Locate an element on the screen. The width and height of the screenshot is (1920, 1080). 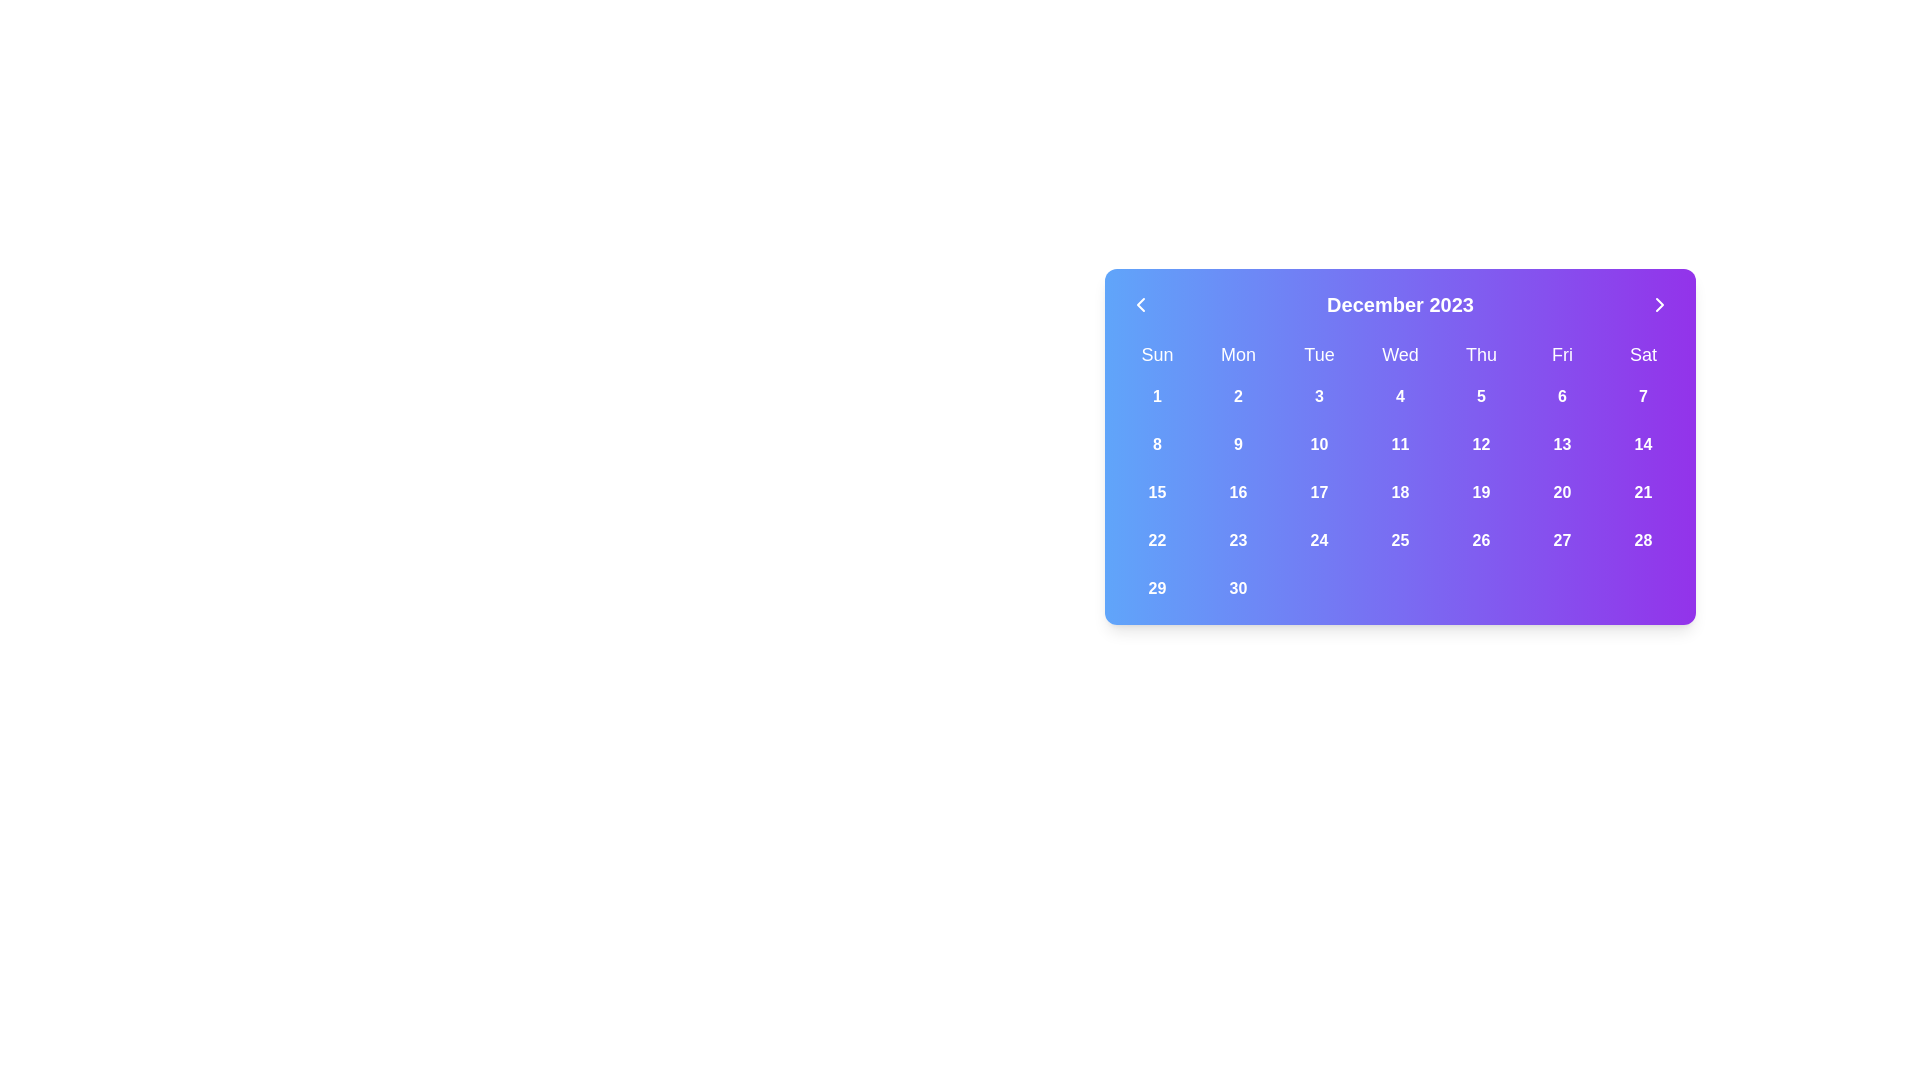
the right-pointing chevron icon located at the top-right corner of the calendar interface is located at coordinates (1660, 304).